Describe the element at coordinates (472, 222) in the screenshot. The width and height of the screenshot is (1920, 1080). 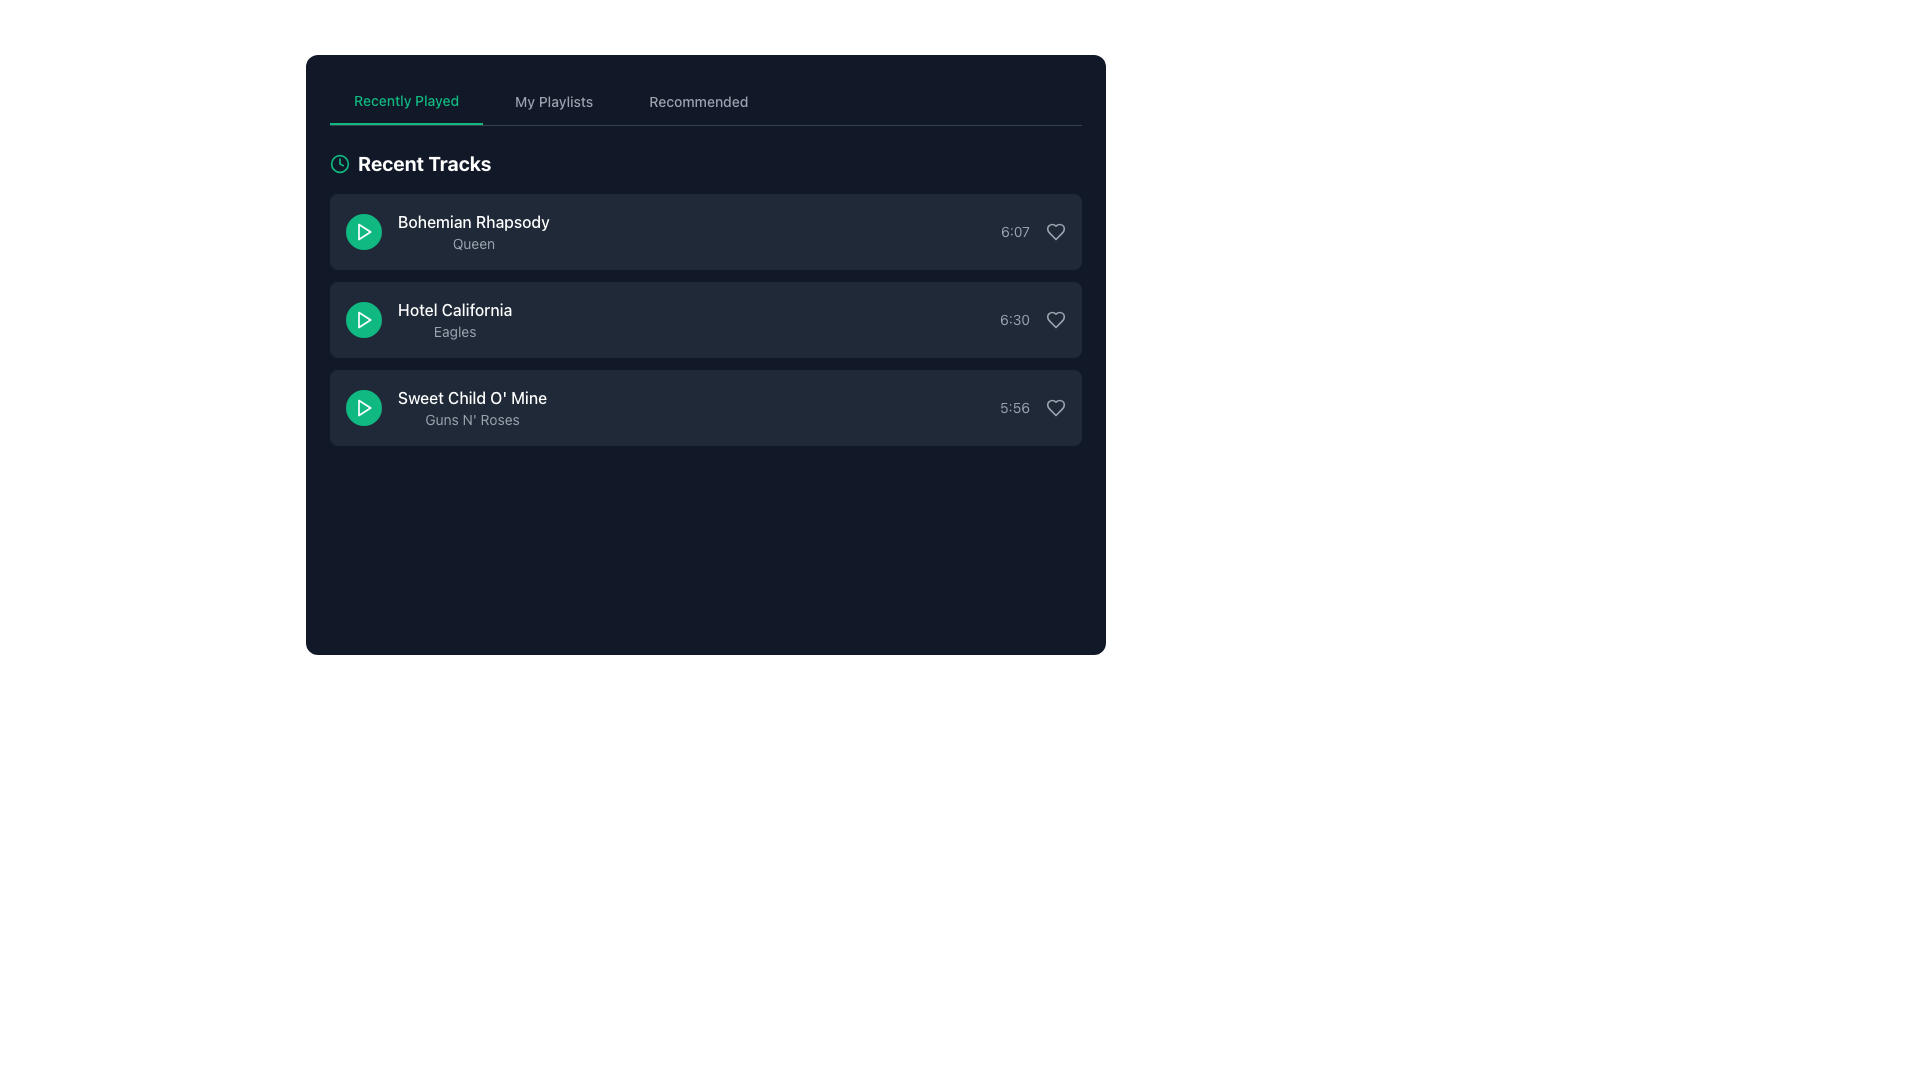
I see `the text label displaying 'Bohemian Rhapsody', which is prominently styled in white font against a dark background, located in the 'Recent Tracks' section above the artist name 'Queen'` at that location.